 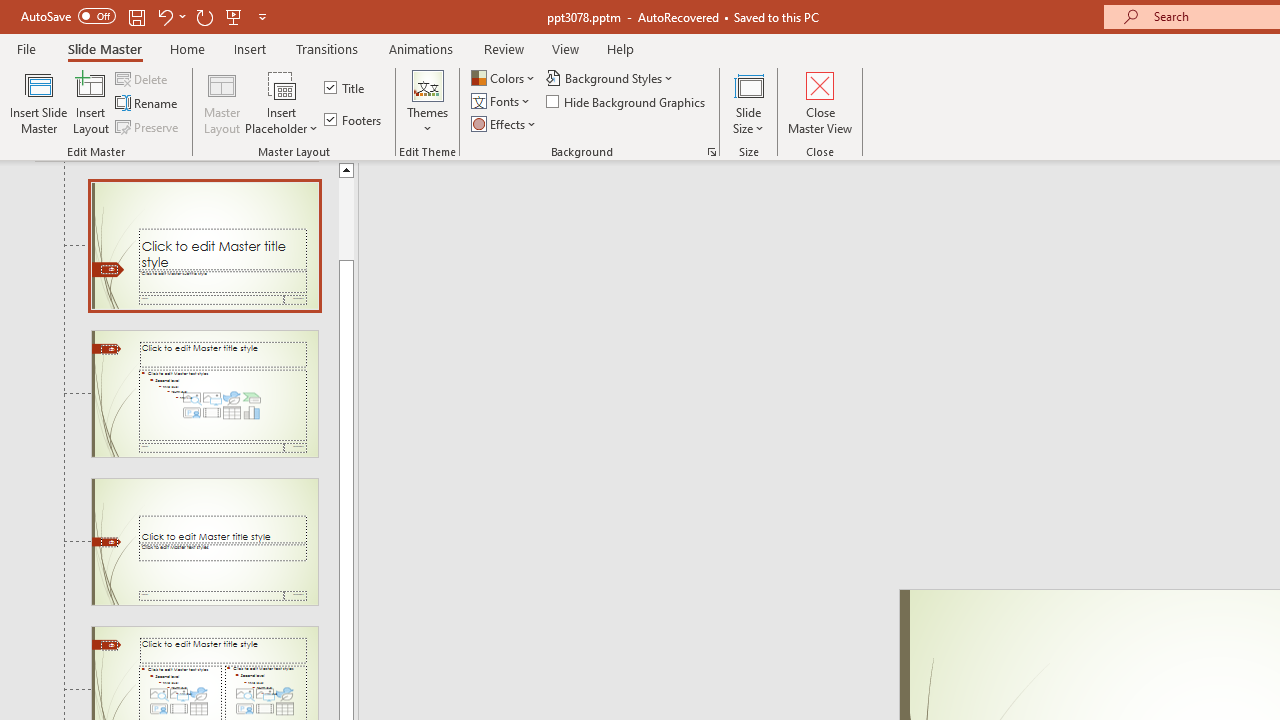 I want to click on 'Insert Layout', so click(x=90, y=103).